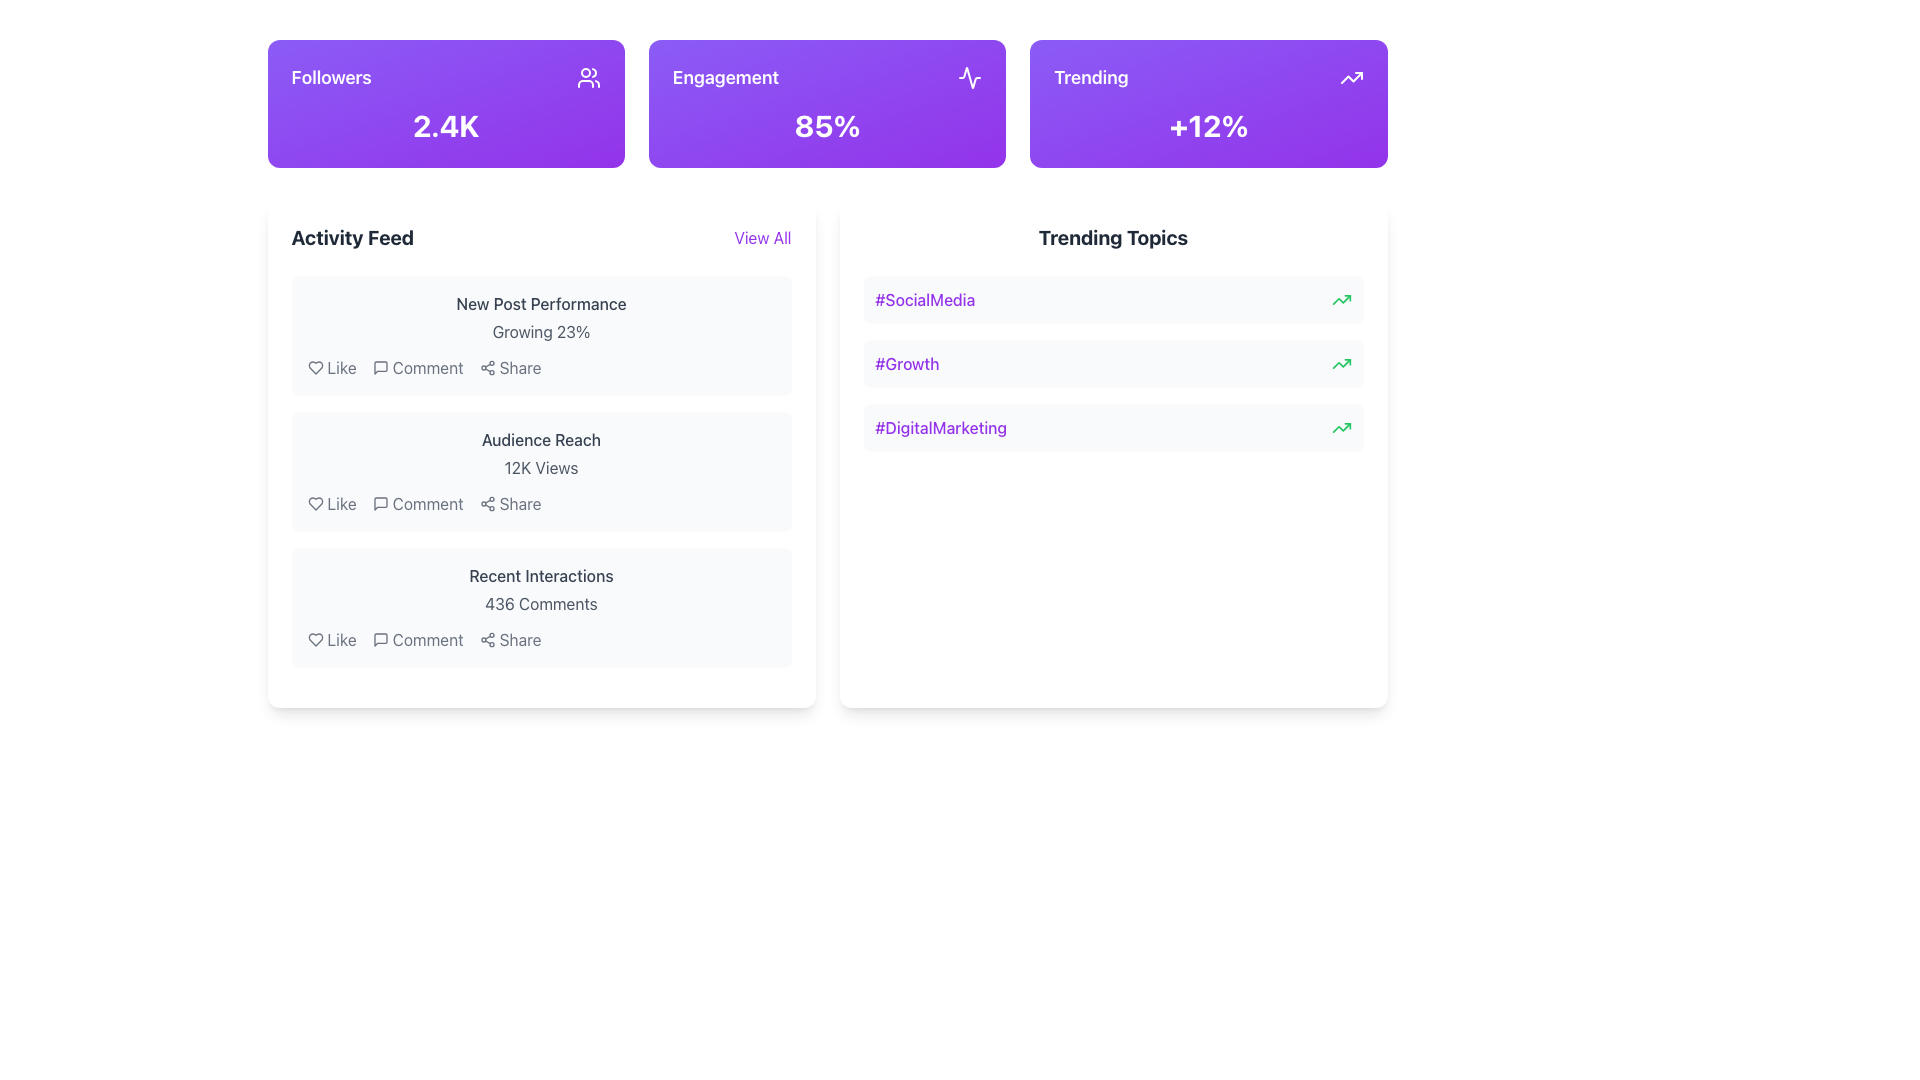  Describe the element at coordinates (417, 503) in the screenshot. I see `the button located between 'Like' and 'Share' in the 'Audience Reach' section of the activity feed` at that location.